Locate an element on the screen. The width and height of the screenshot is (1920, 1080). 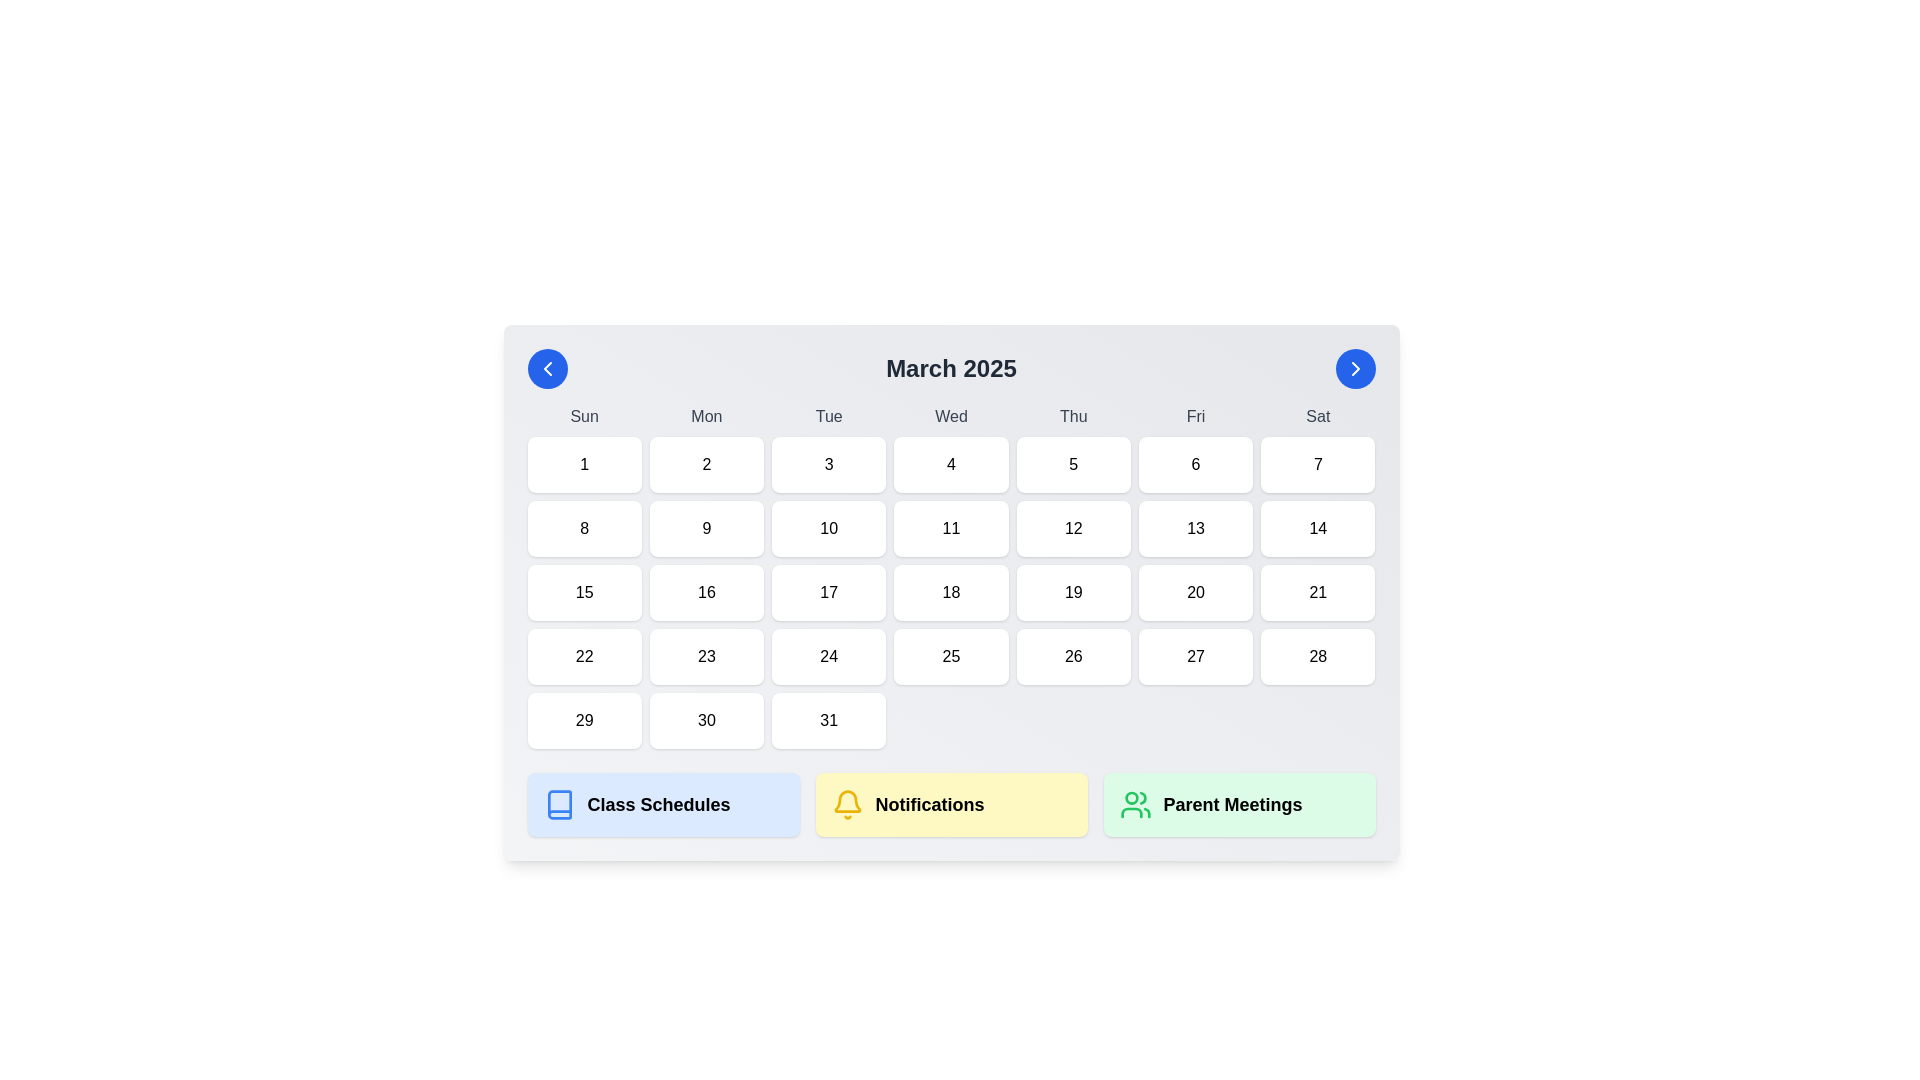
the Static UI card for notifications, located in the middle of three horizontally aligned tiles at the bottom of the calendar interface is located at coordinates (950, 804).